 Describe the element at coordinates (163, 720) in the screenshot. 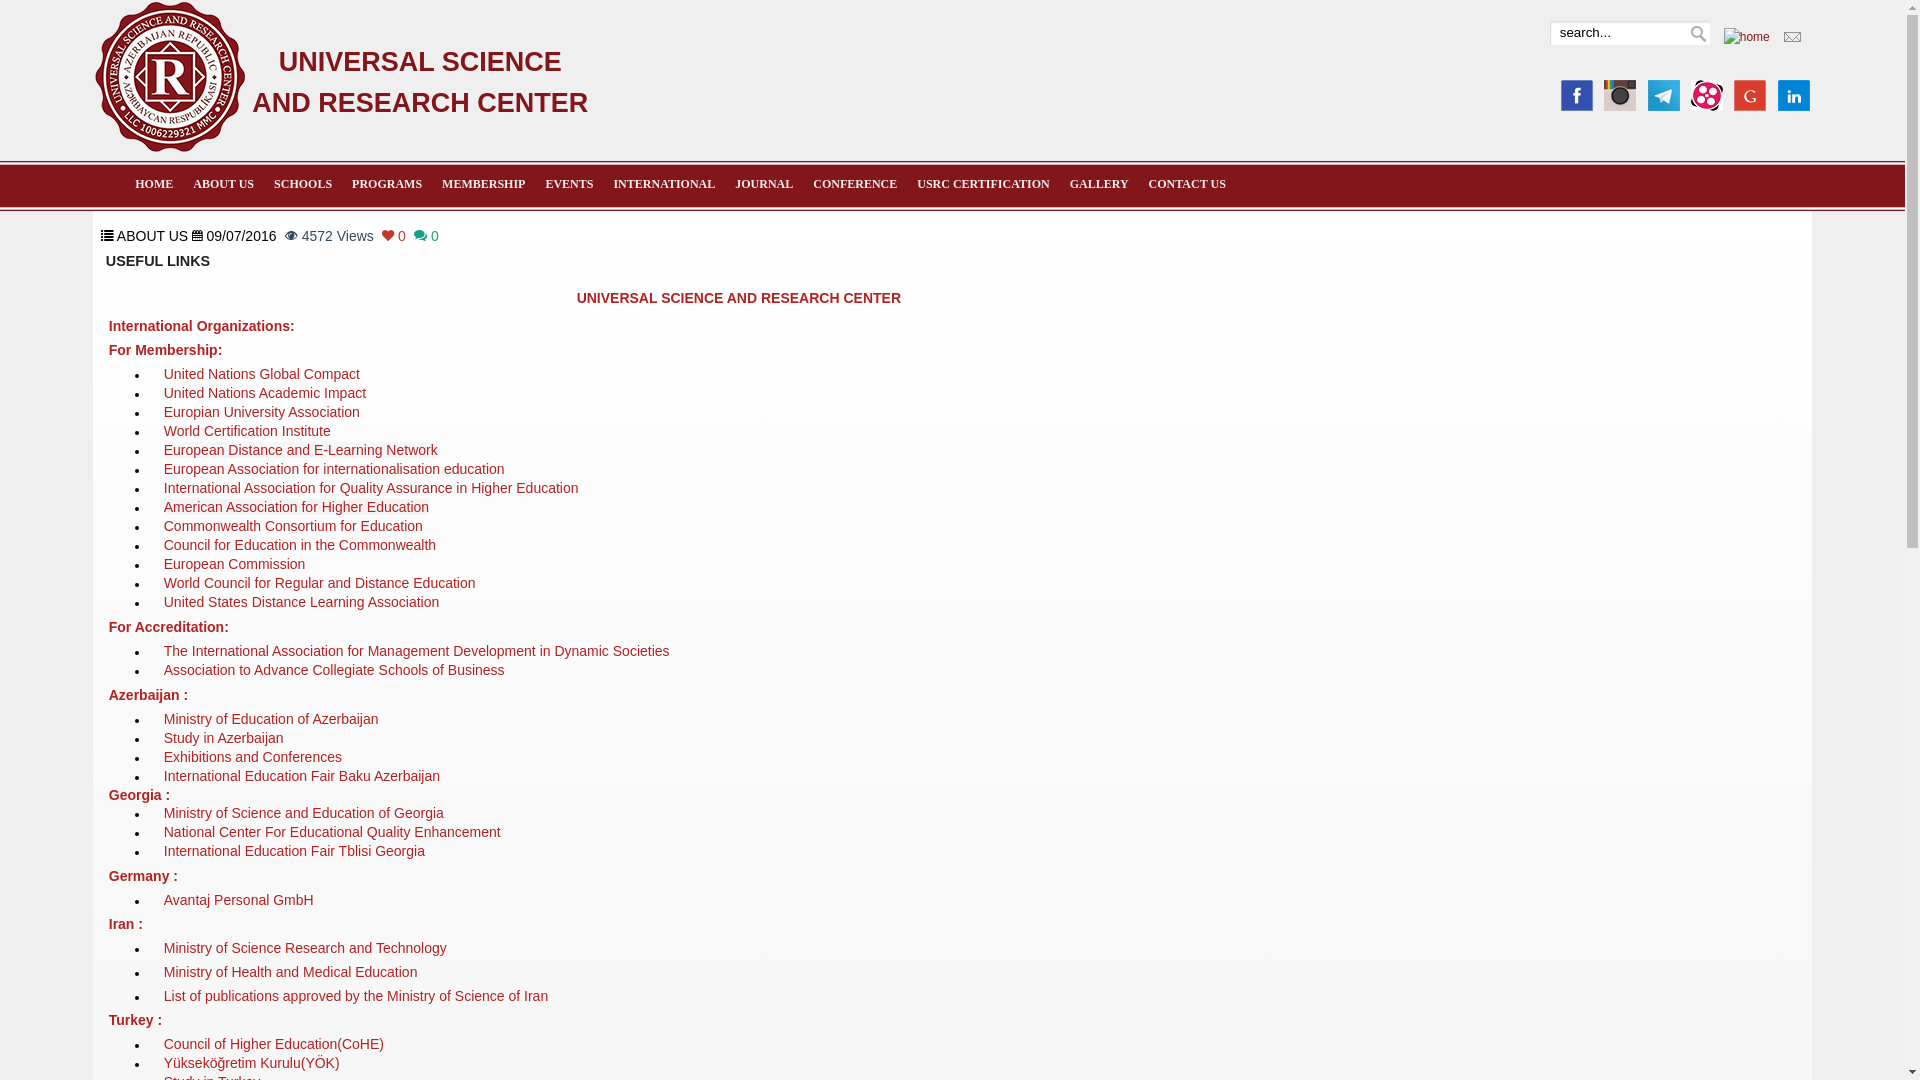

I see `'Ministry of Education of Azerbaijan'` at that location.